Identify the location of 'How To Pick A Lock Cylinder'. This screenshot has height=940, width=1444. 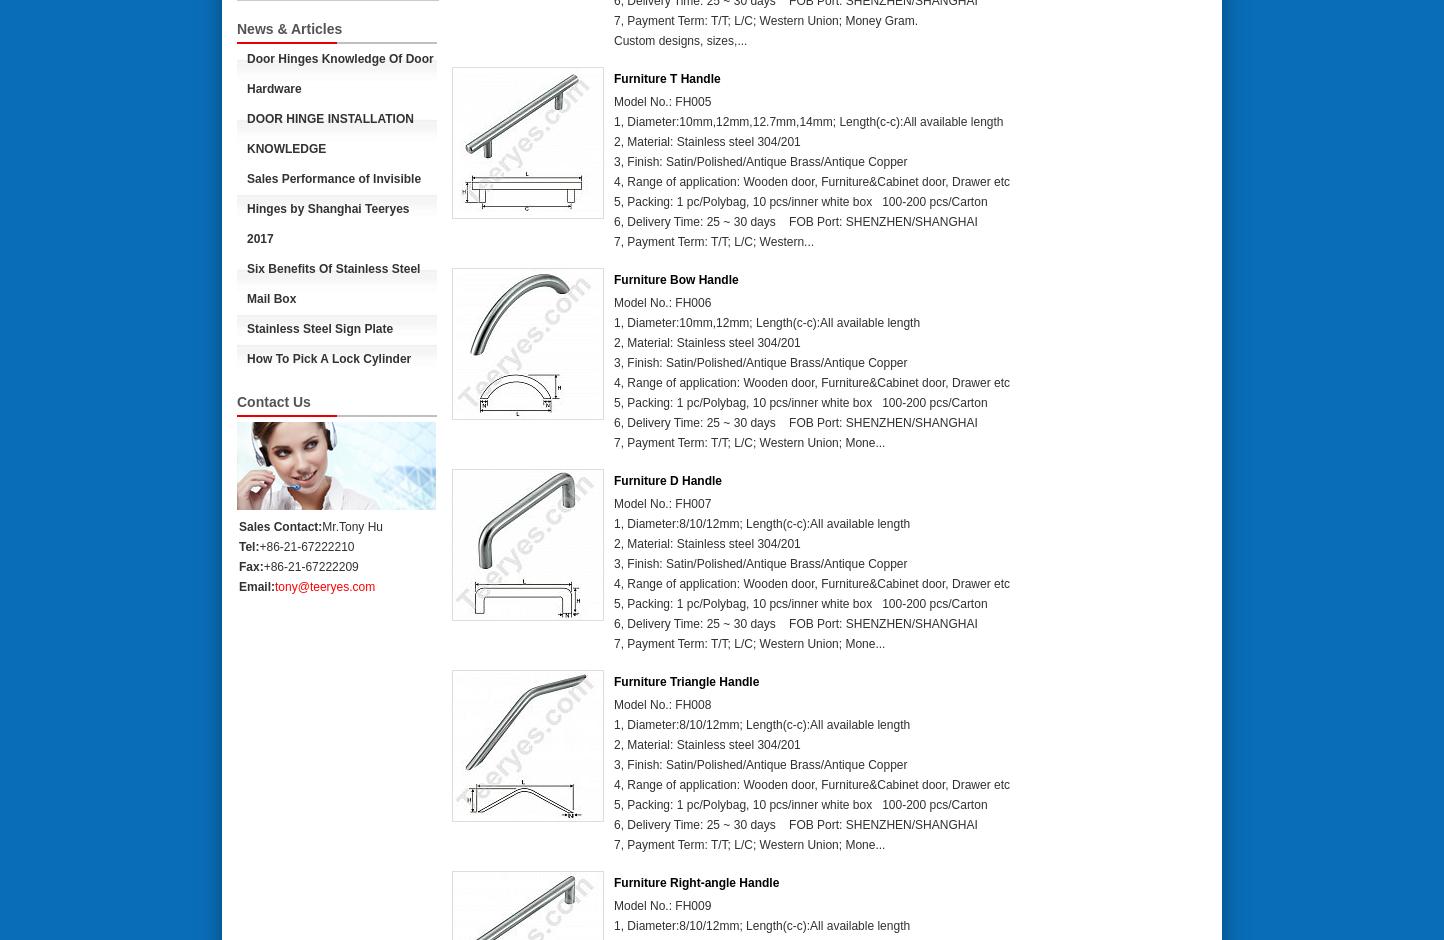
(327, 357).